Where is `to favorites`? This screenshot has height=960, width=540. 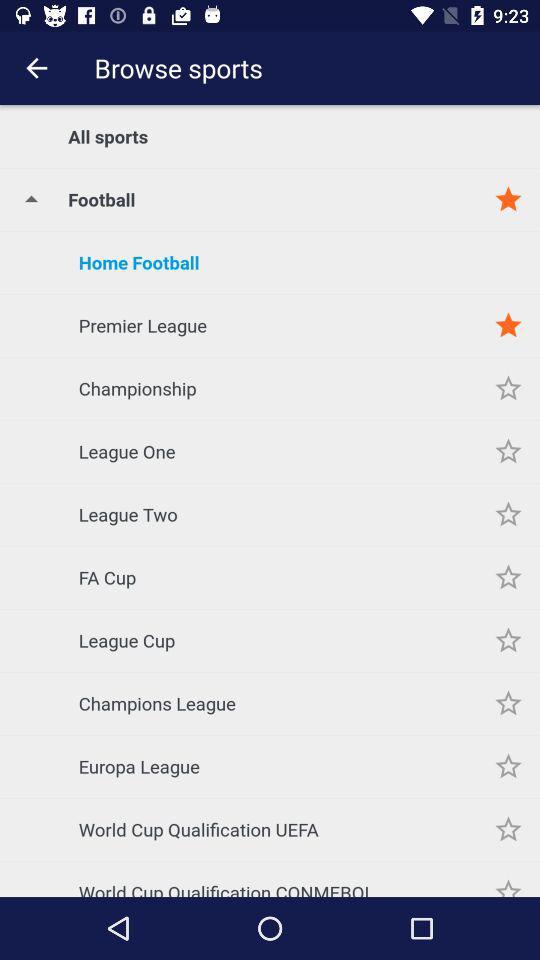 to favorites is located at coordinates (508, 877).